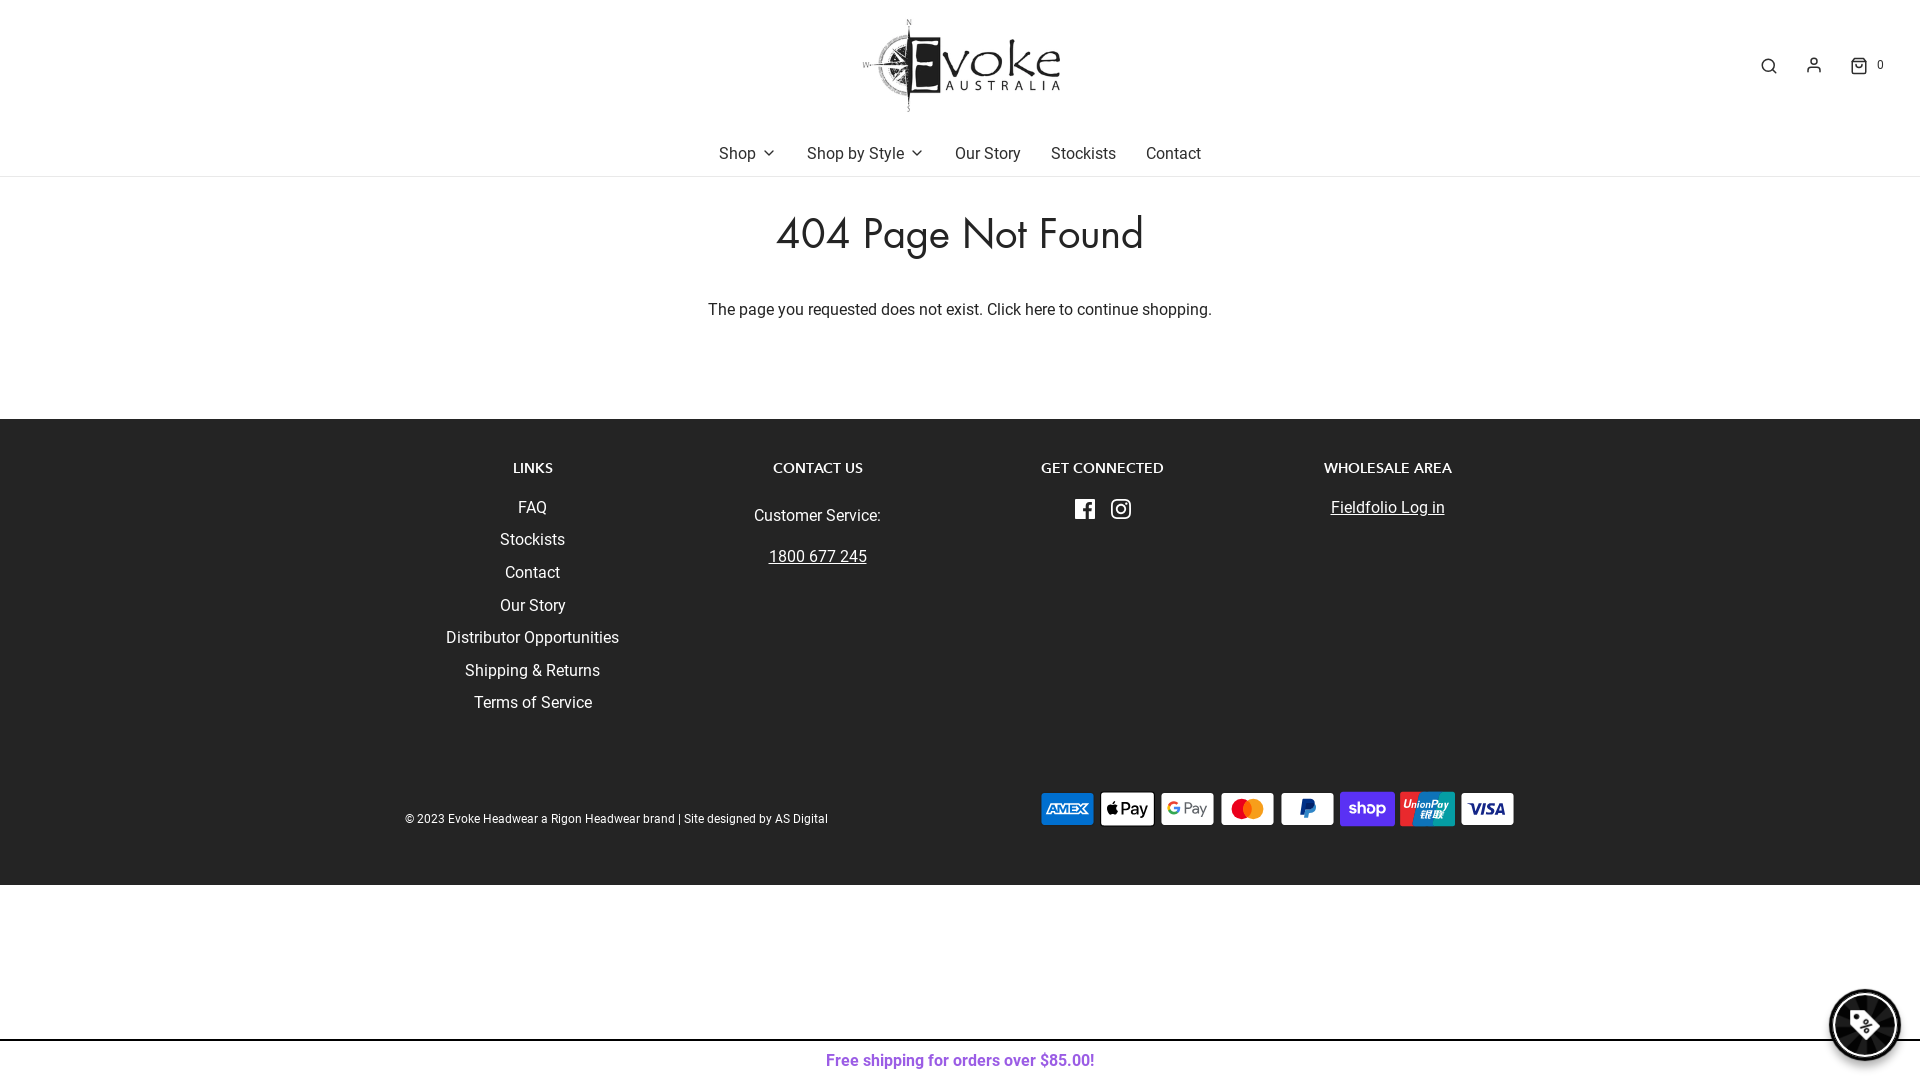 The height and width of the screenshot is (1080, 1920). What do you see at coordinates (1769, 64) in the screenshot?
I see `'Search'` at bounding box center [1769, 64].